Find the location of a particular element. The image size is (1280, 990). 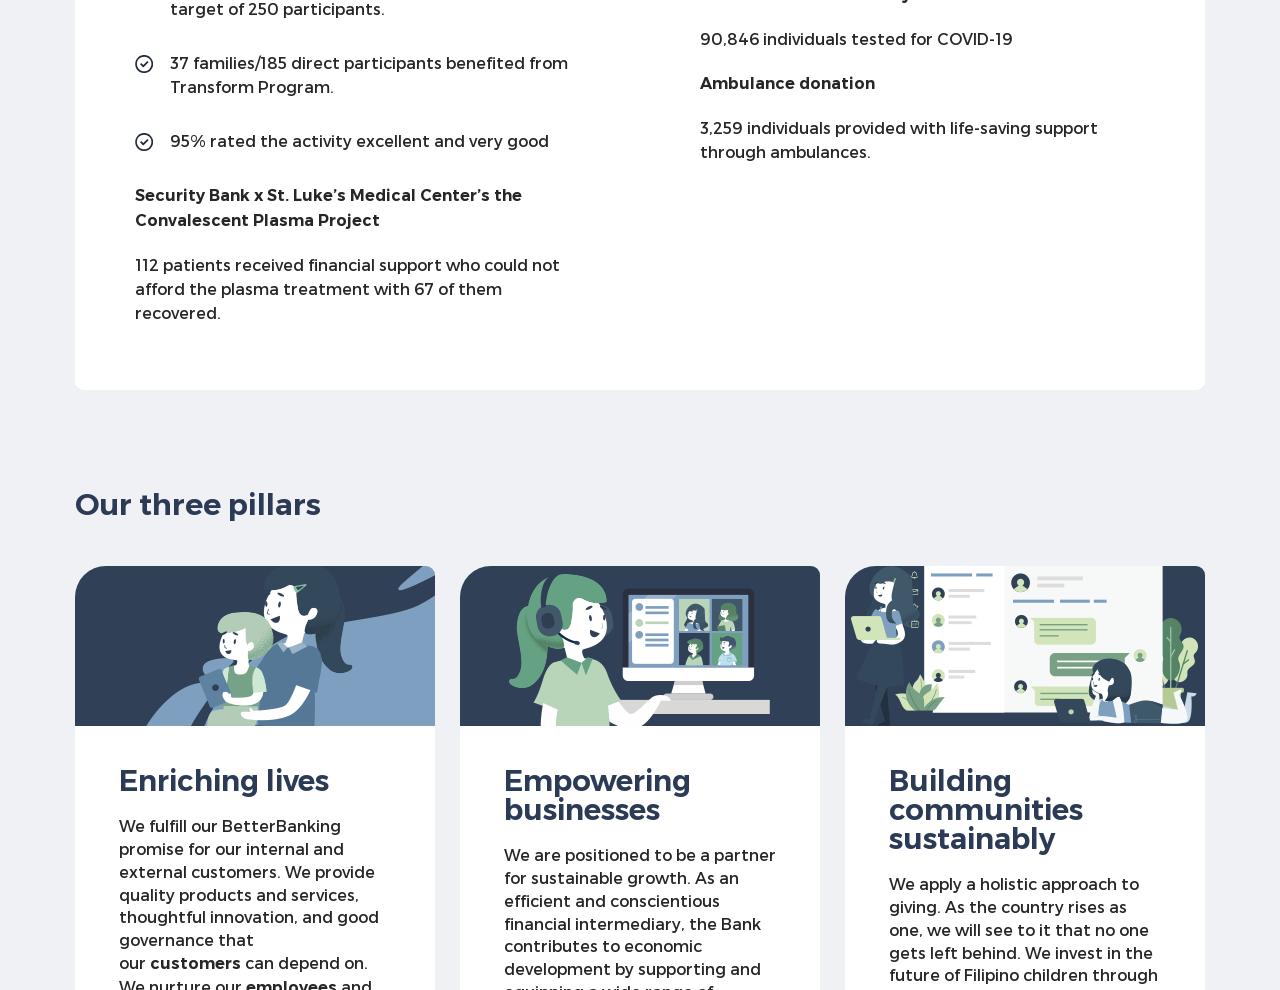

'Ambulance donation' is located at coordinates (786, 82).